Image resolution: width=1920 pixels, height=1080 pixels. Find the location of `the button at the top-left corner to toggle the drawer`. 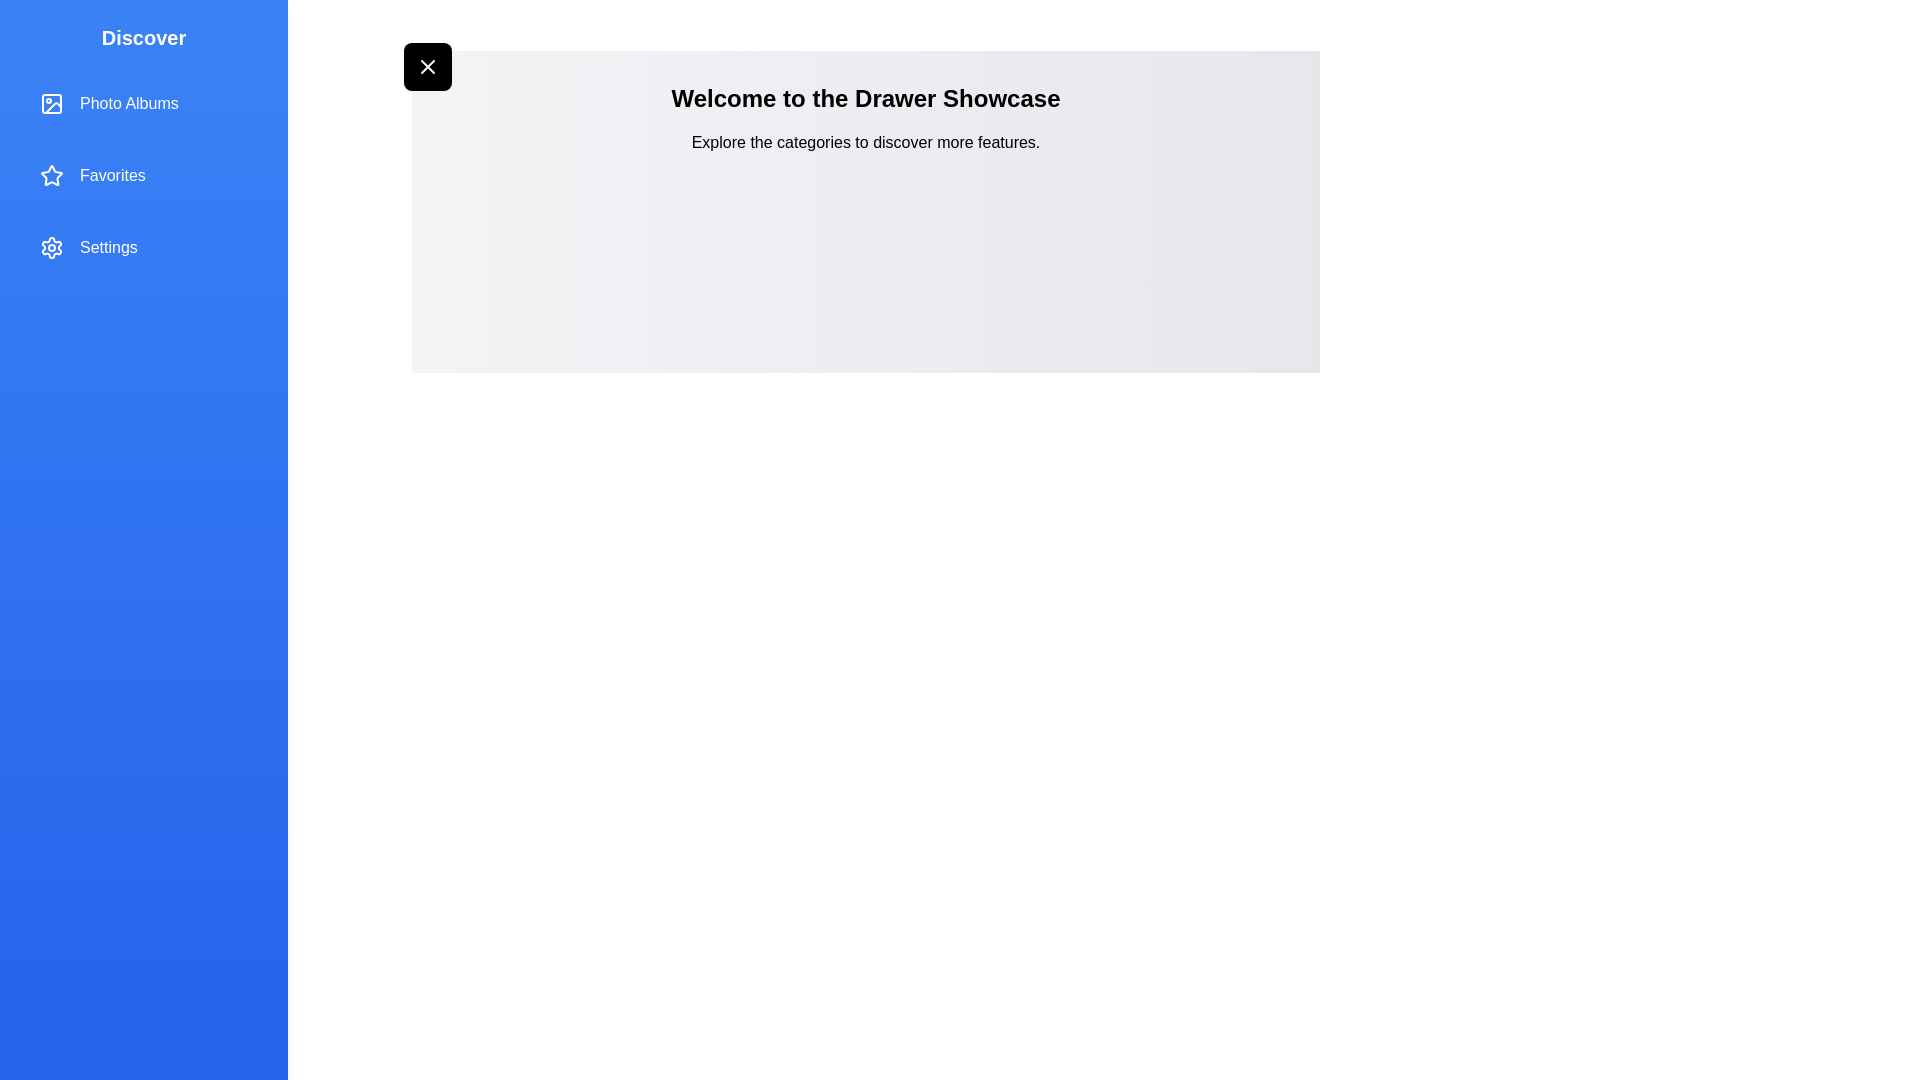

the button at the top-left corner to toggle the drawer is located at coordinates (426, 65).